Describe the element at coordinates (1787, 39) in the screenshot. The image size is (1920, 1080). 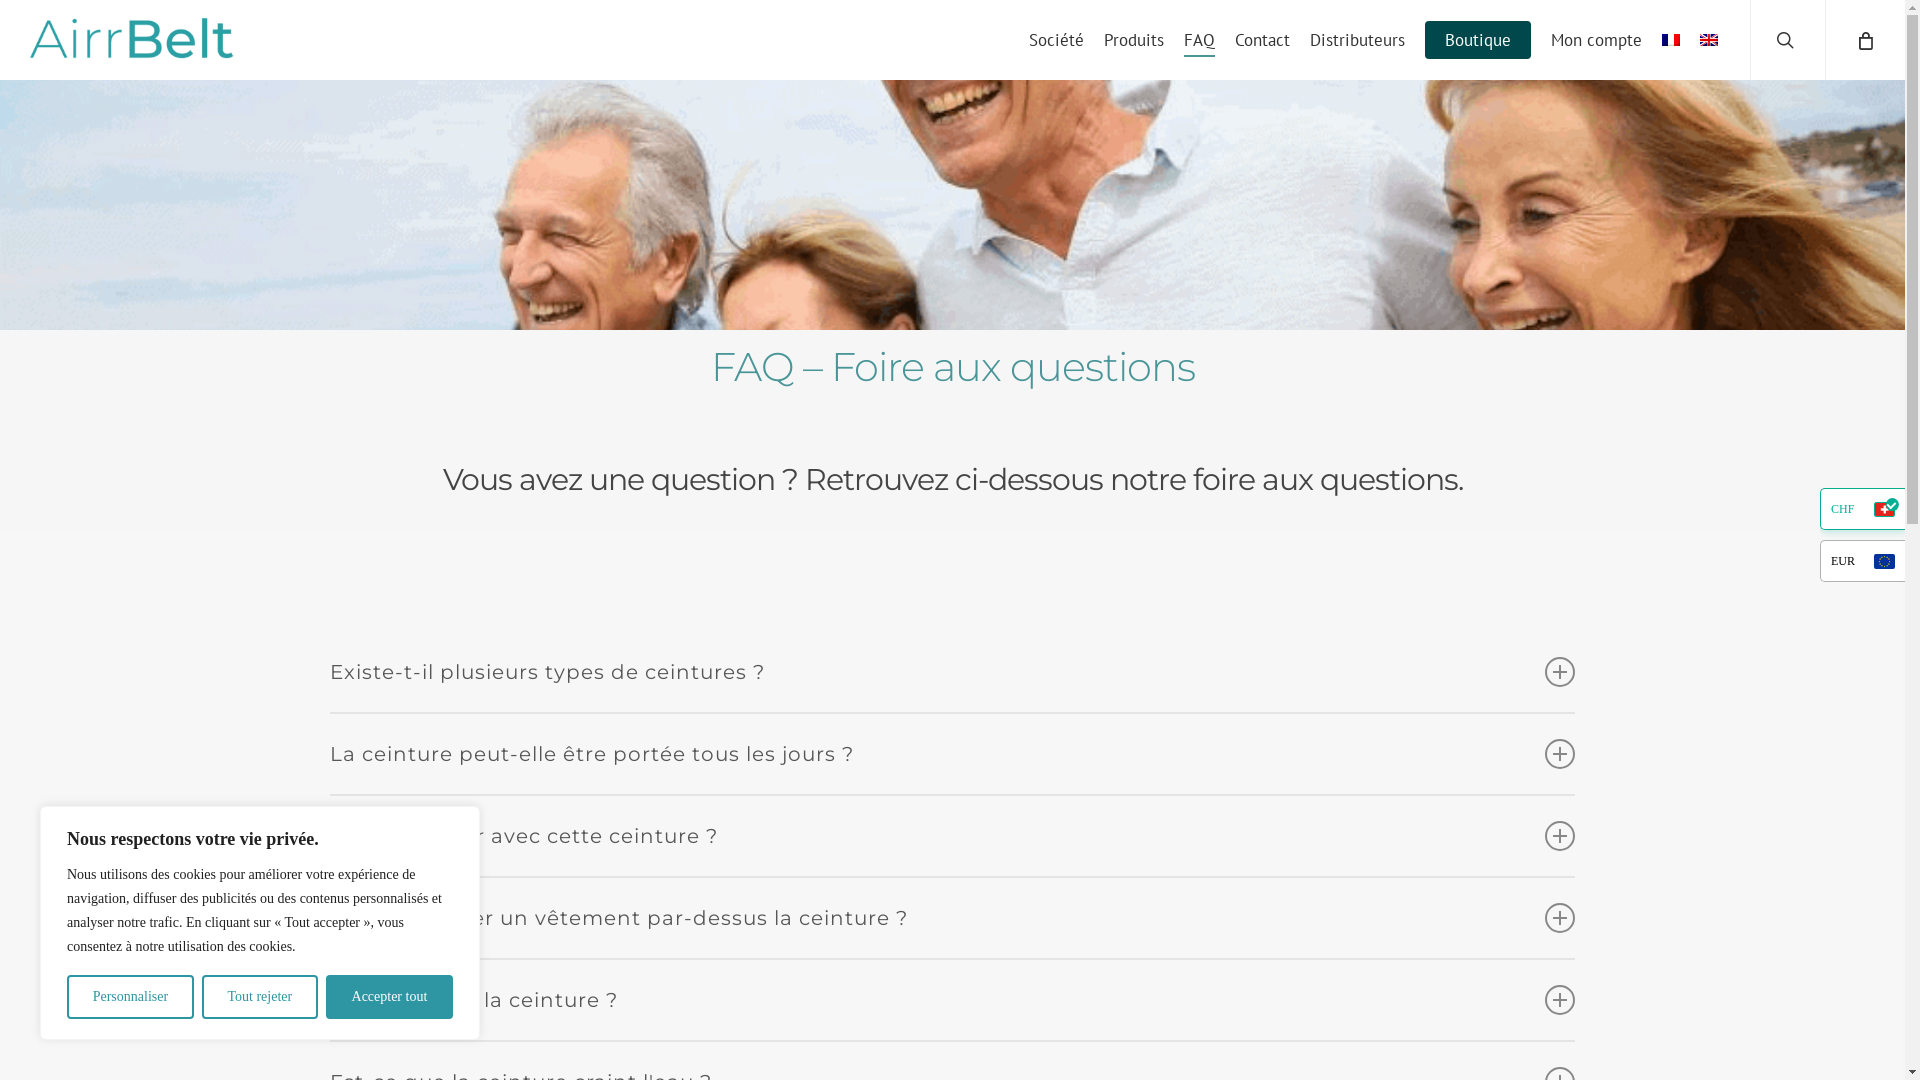
I see `'search'` at that location.